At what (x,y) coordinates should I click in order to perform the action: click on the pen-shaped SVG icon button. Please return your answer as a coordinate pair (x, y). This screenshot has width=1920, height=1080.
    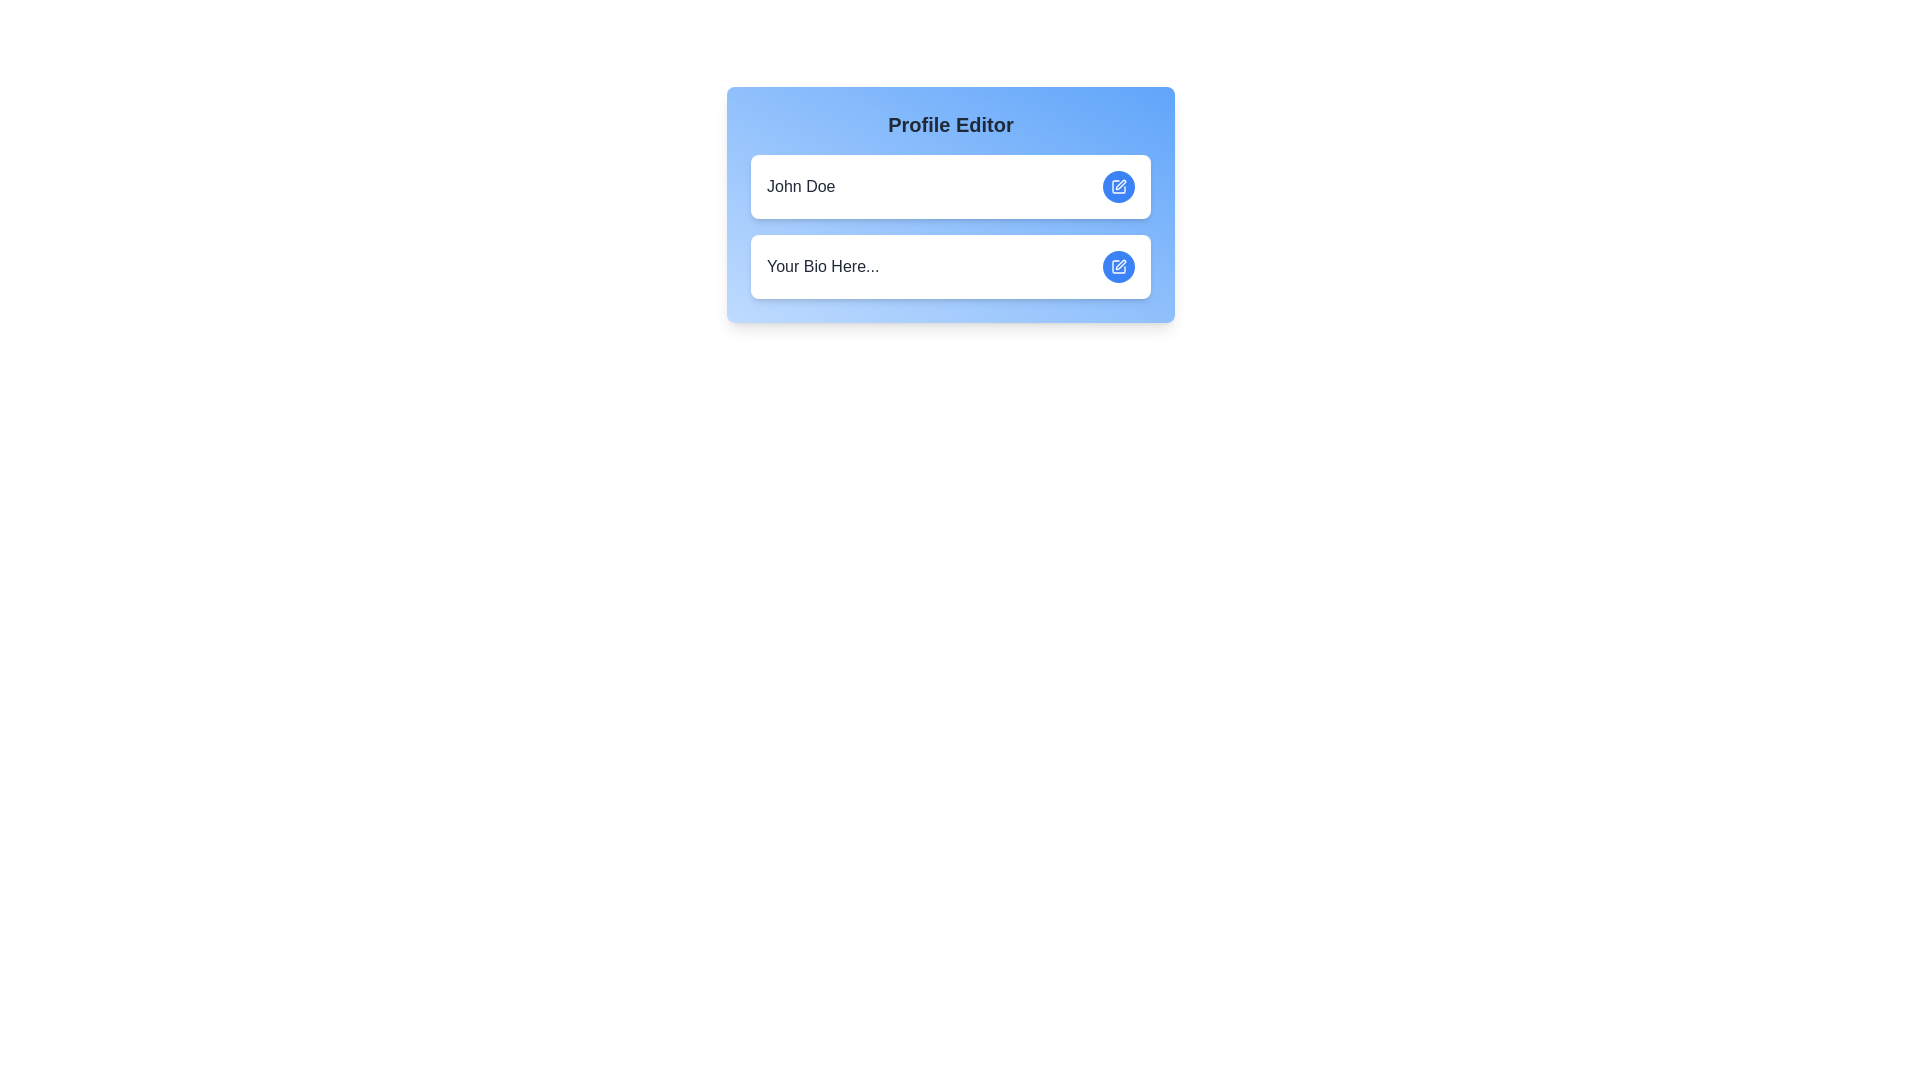
    Looking at the image, I should click on (1121, 264).